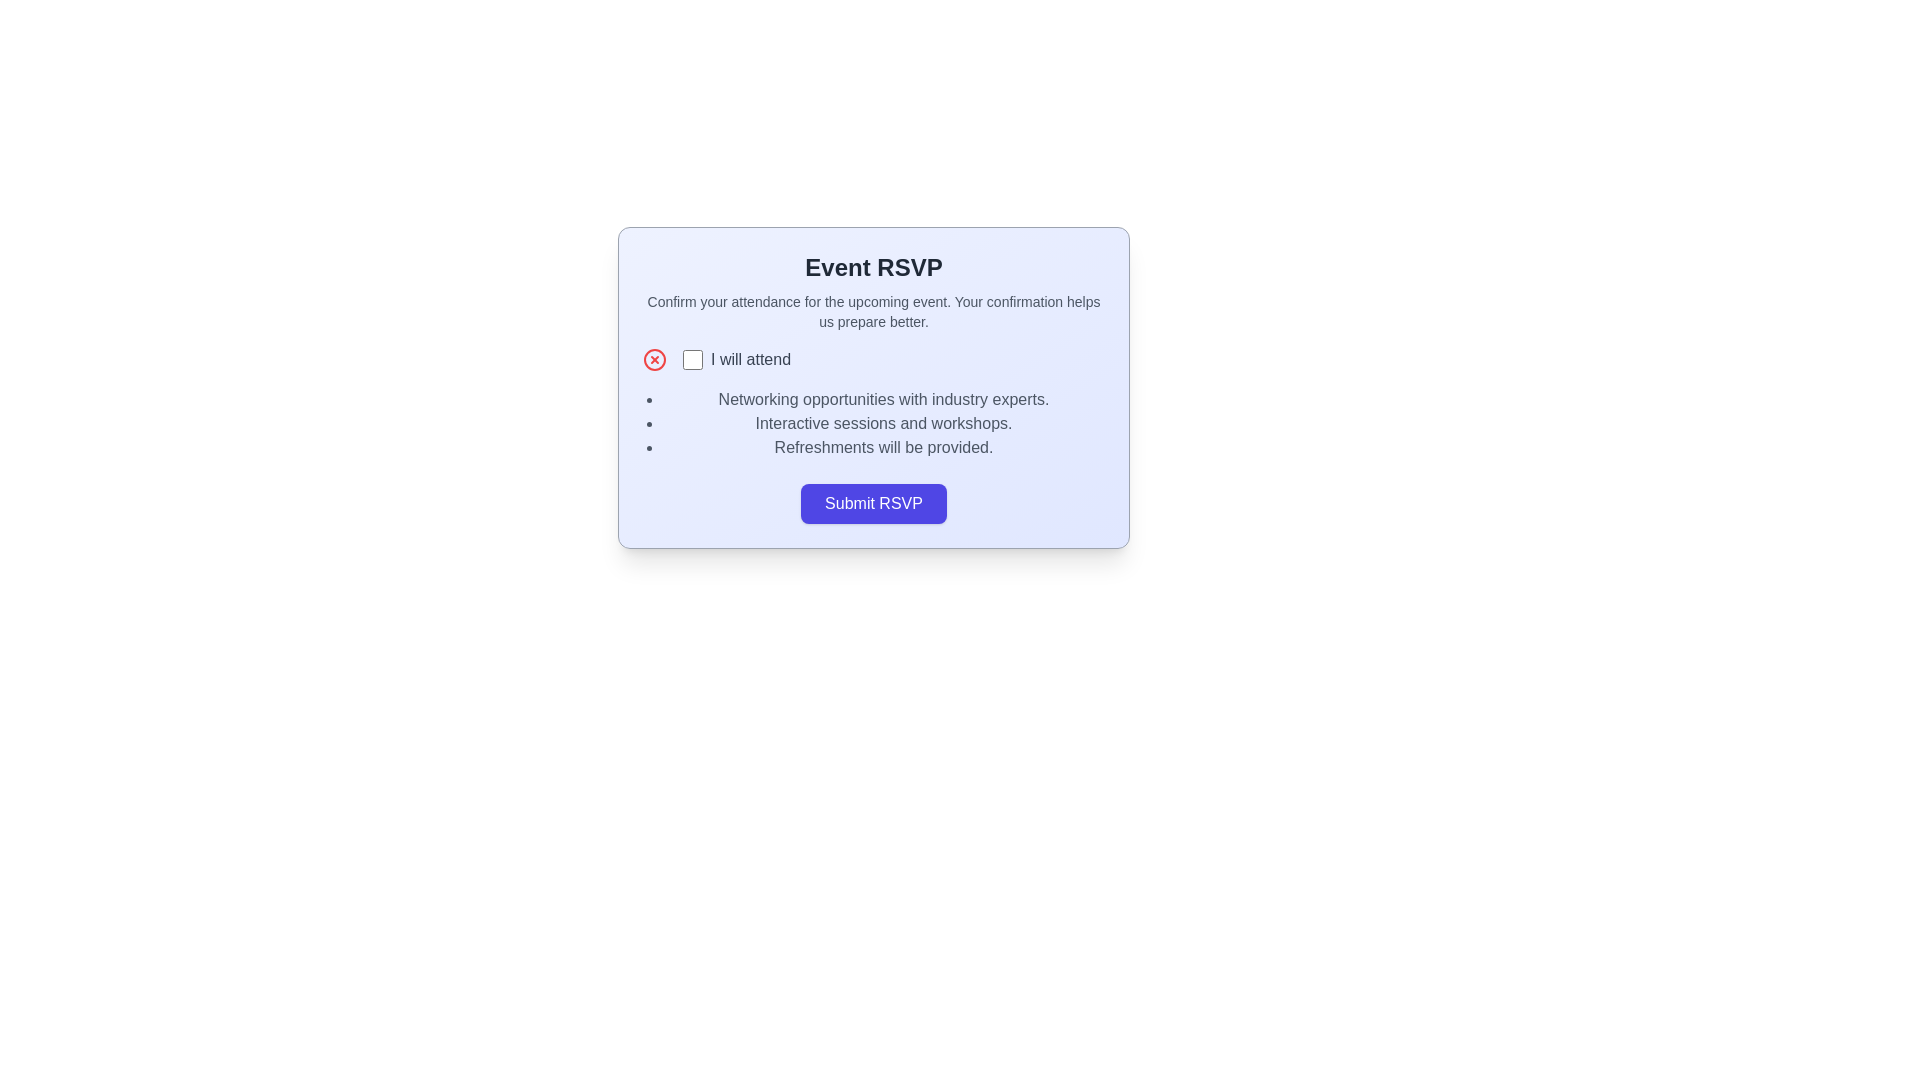 The image size is (1920, 1080). What do you see at coordinates (882, 446) in the screenshot?
I see `the static text element that informs users about refreshments, which is located between 'Interactive sessions and workshops.' and the 'Submit RSVP' button` at bounding box center [882, 446].